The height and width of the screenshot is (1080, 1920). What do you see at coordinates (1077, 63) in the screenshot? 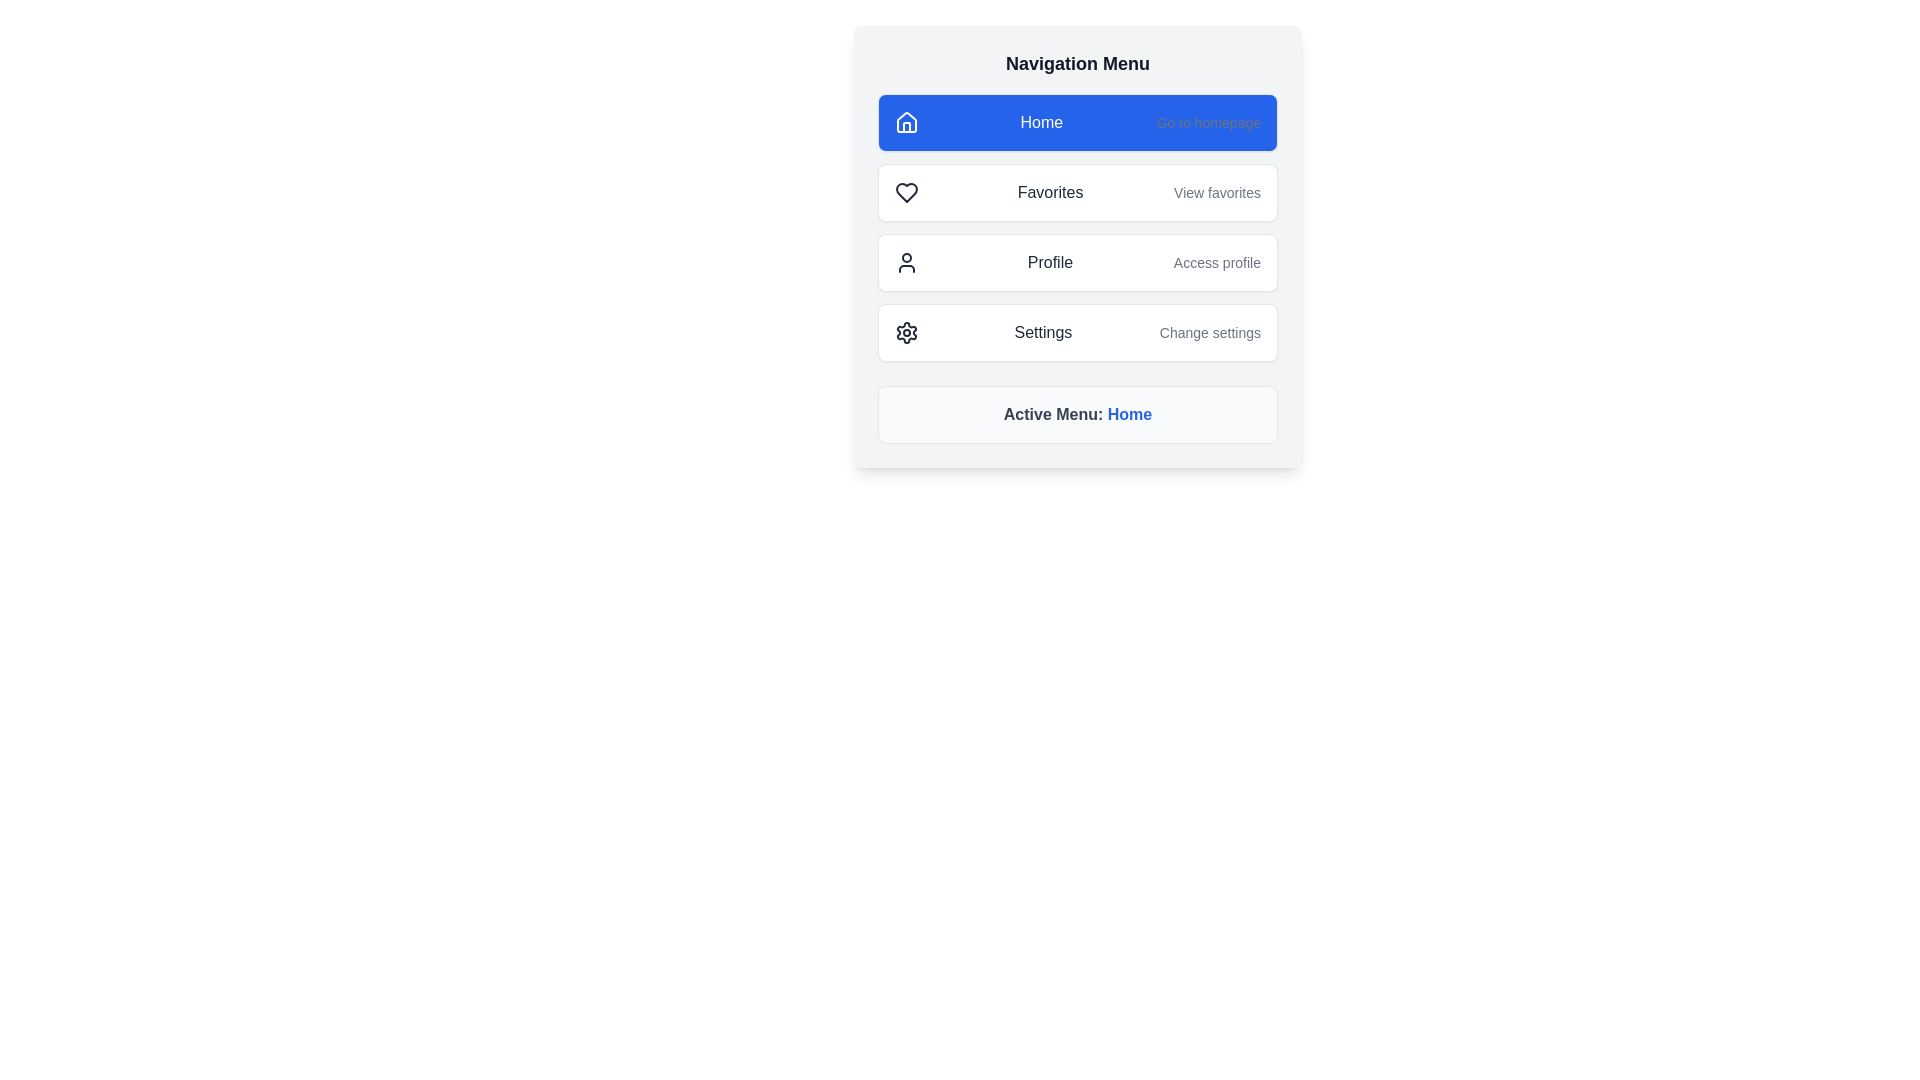
I see `text from the Text Label that serves as the title or header for the navigation menu, positioned above menu items like 'Home' and 'Favorites'` at bounding box center [1077, 63].